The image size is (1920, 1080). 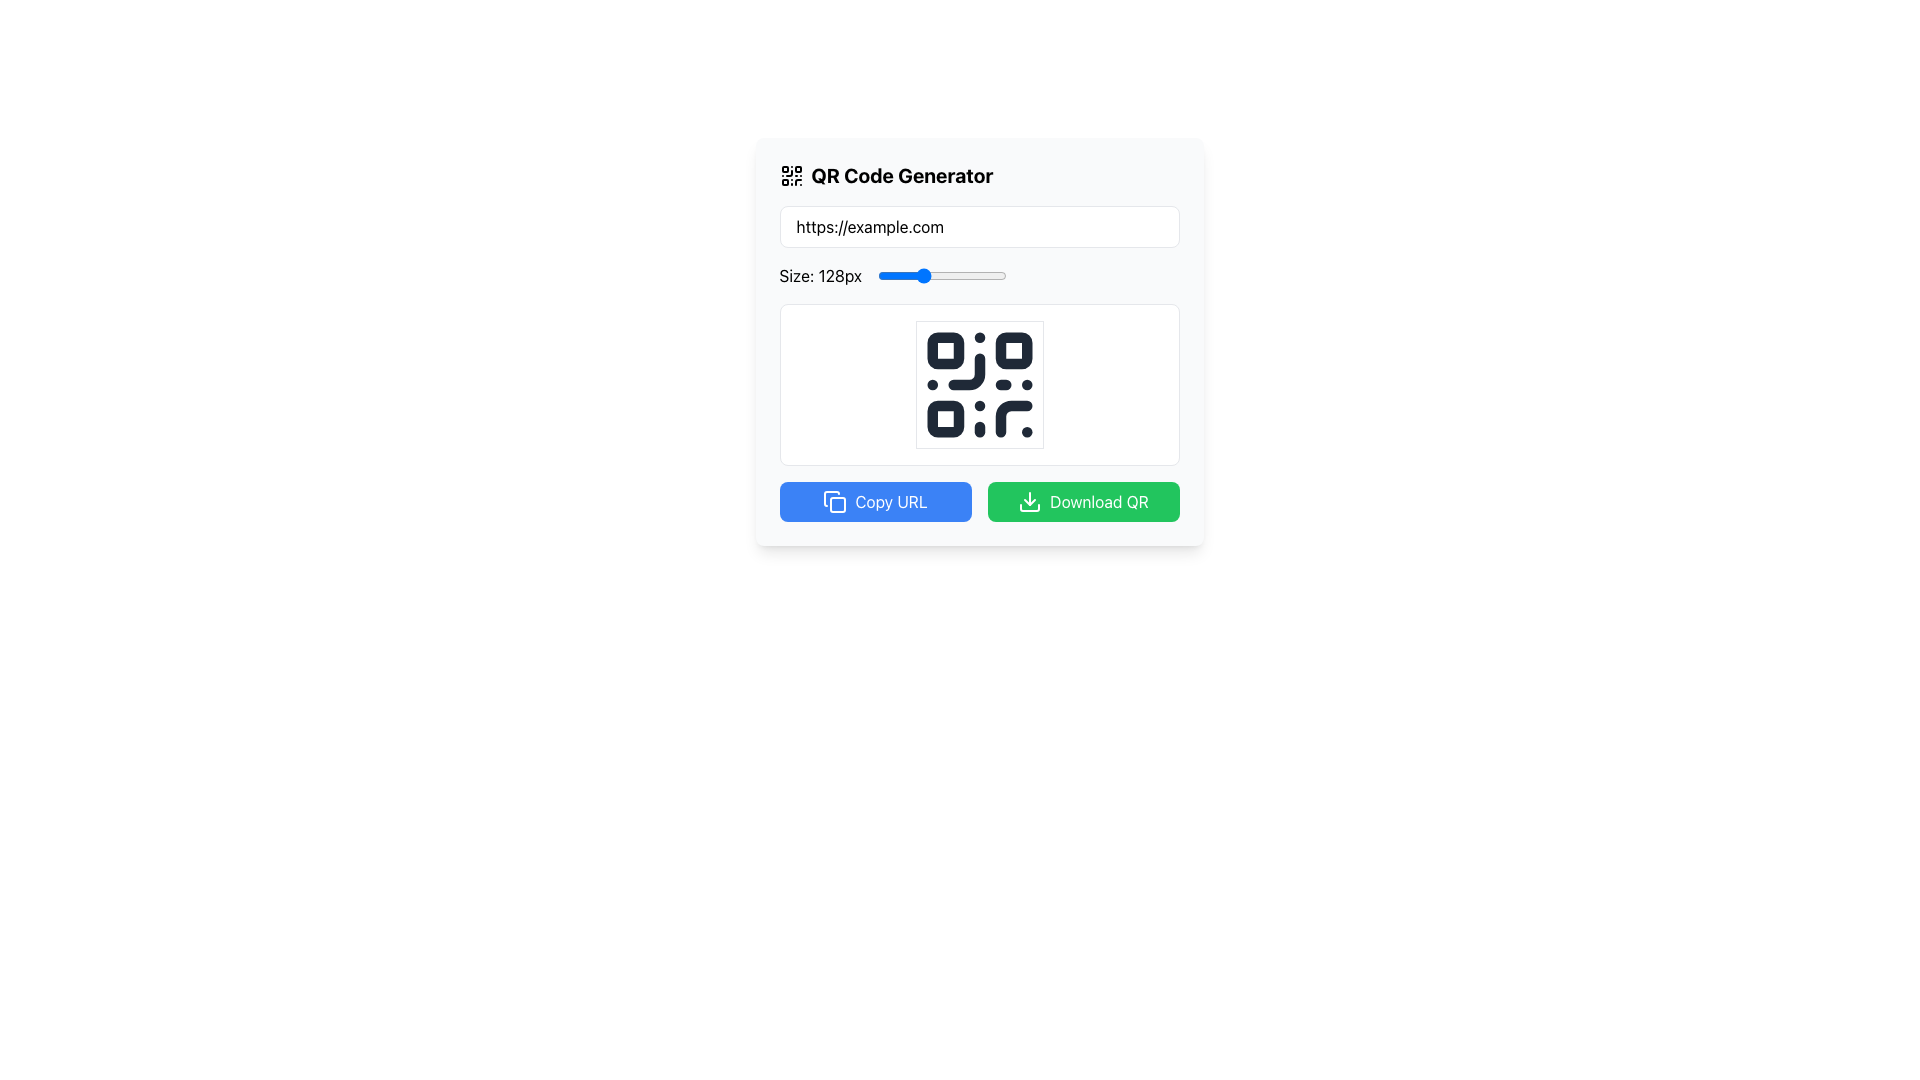 I want to click on the button designed to copy the URL of the displayed QR code for keyboard interaction, so click(x=875, y=500).